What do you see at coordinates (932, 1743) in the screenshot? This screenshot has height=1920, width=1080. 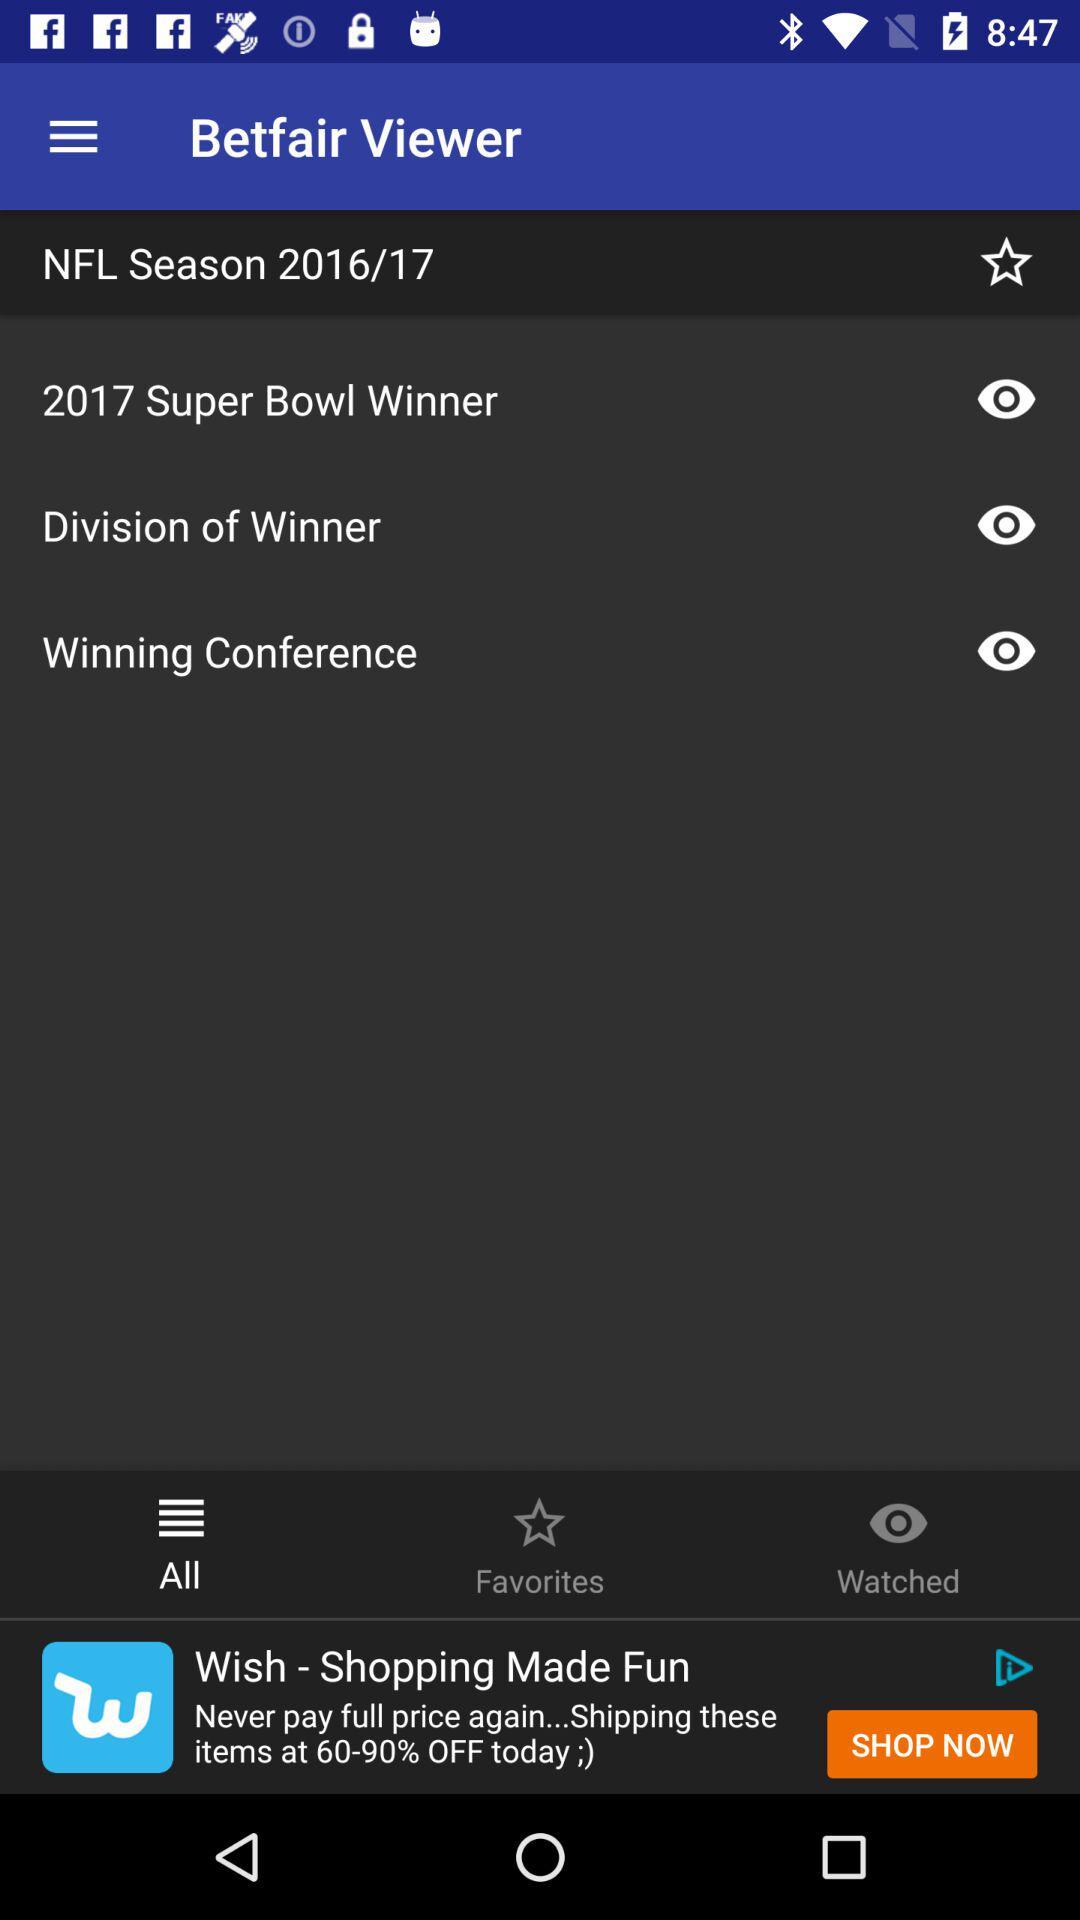 I see `the icon next to never pay full item` at bounding box center [932, 1743].